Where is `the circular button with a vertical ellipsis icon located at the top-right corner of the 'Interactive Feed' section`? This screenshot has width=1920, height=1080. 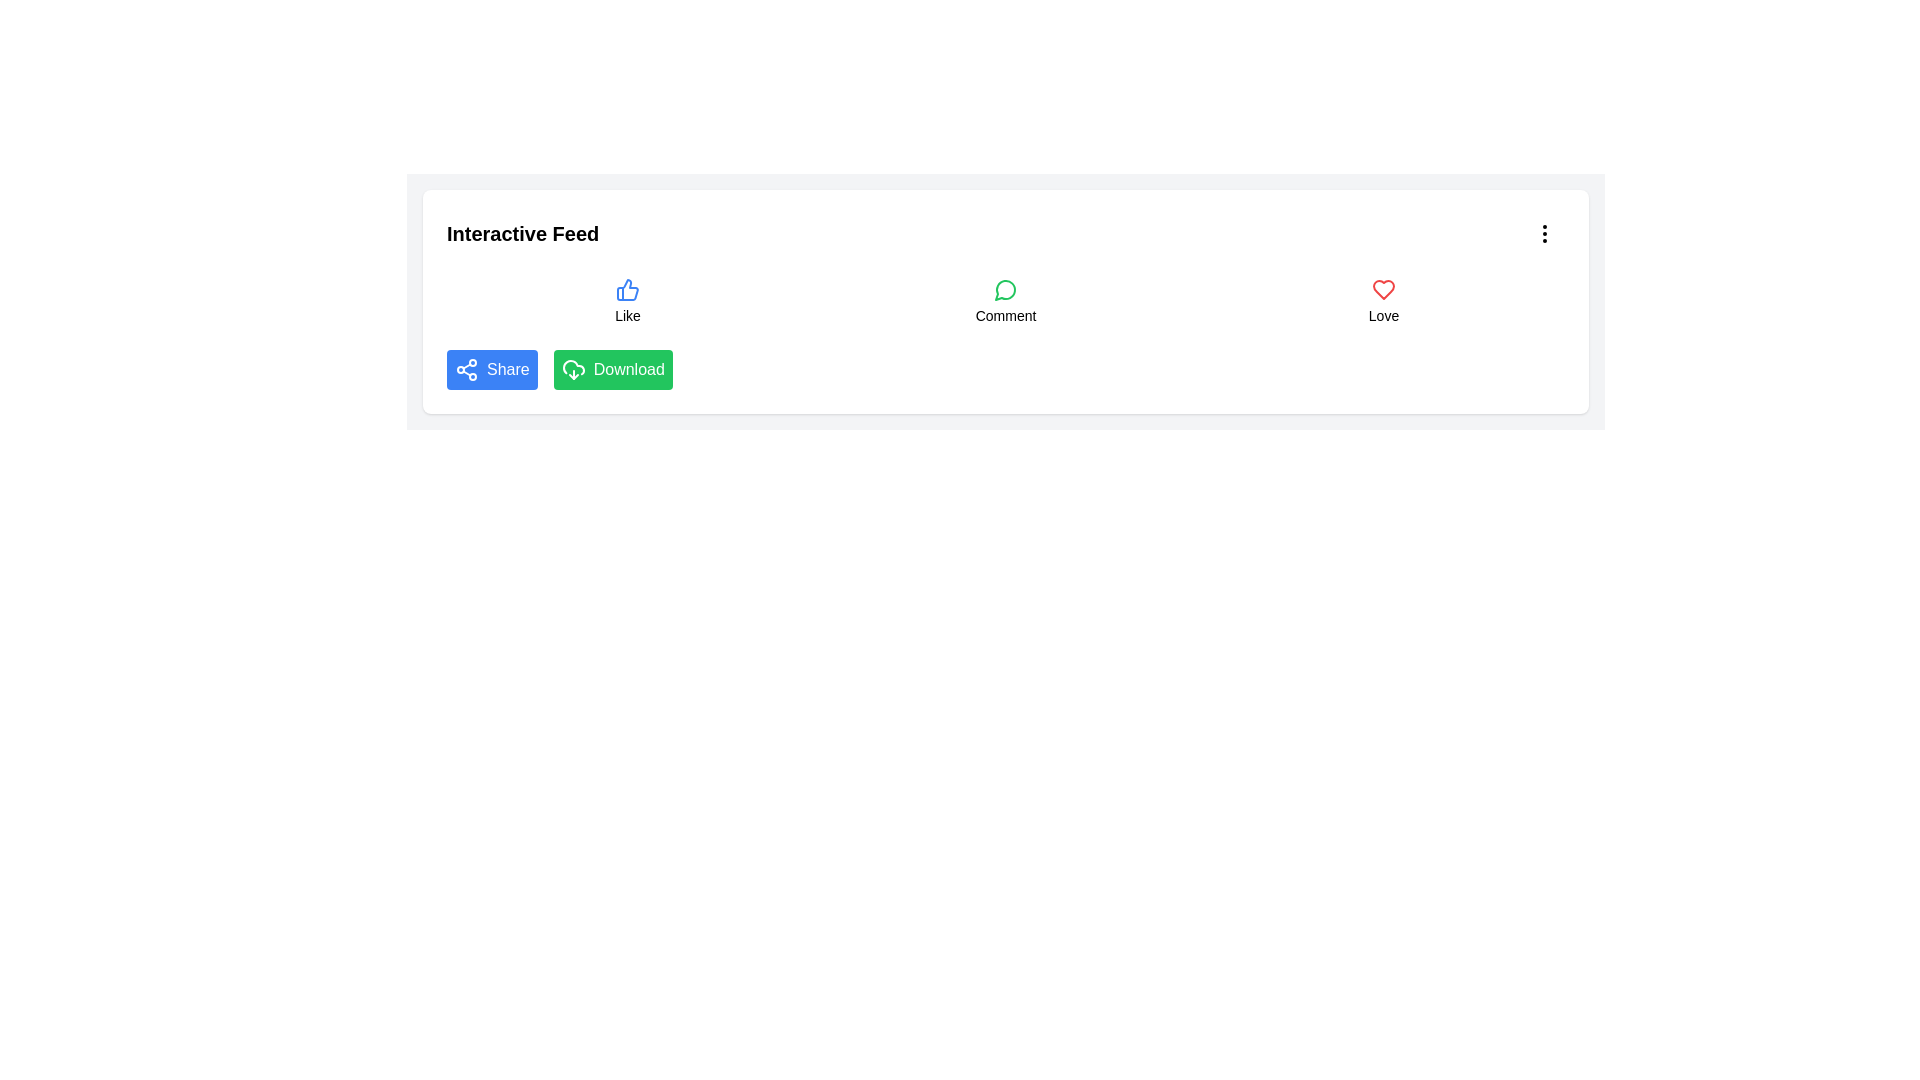
the circular button with a vertical ellipsis icon located at the top-right corner of the 'Interactive Feed' section is located at coordinates (1544, 233).